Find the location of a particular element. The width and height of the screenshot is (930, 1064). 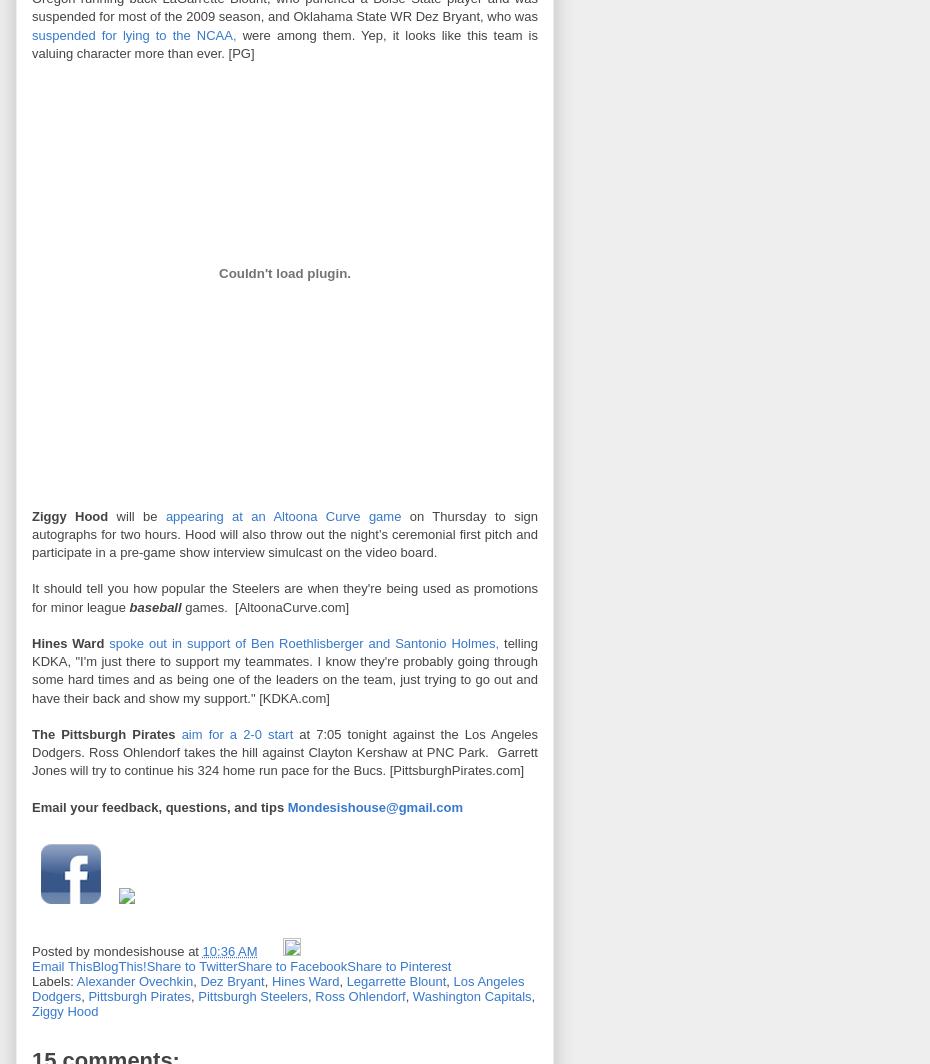

'will be' is located at coordinates (136, 515).